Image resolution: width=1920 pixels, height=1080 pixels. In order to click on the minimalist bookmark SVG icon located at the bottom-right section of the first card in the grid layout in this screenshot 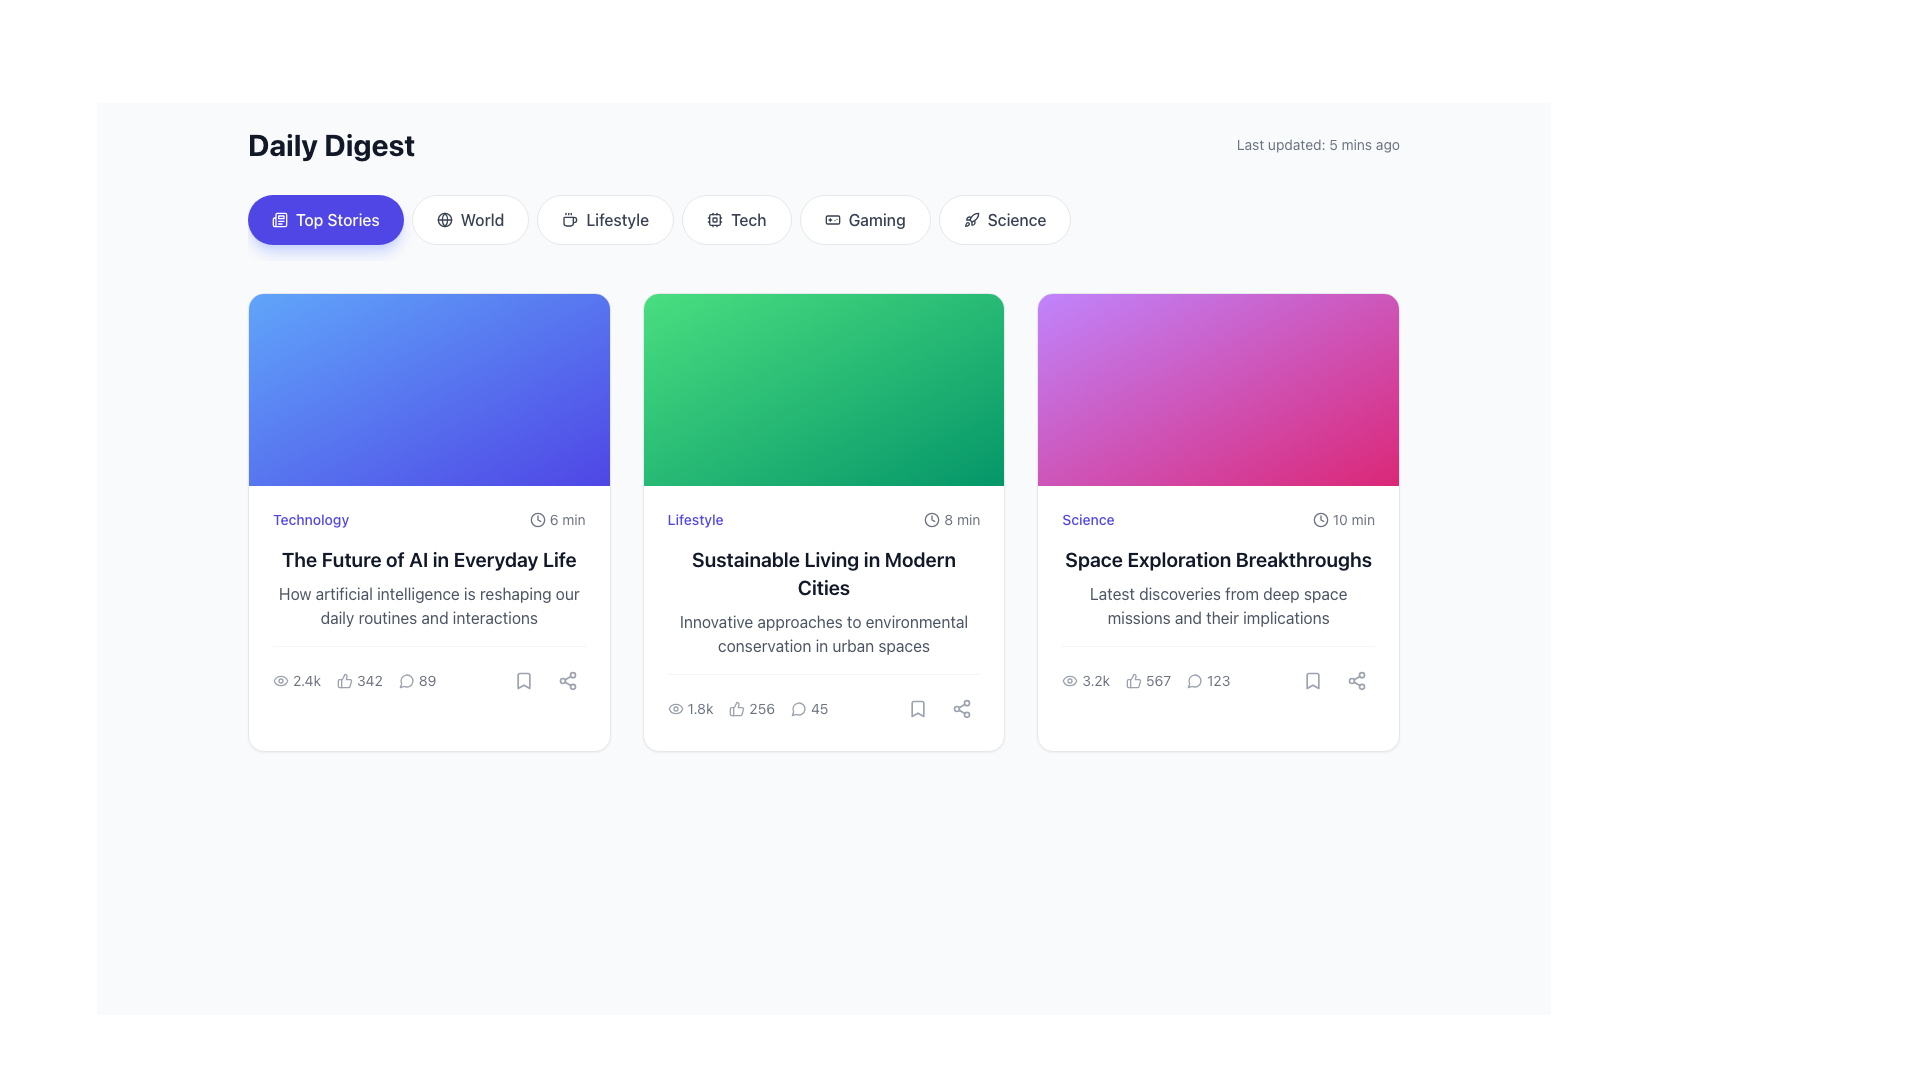, I will do `click(523, 680)`.